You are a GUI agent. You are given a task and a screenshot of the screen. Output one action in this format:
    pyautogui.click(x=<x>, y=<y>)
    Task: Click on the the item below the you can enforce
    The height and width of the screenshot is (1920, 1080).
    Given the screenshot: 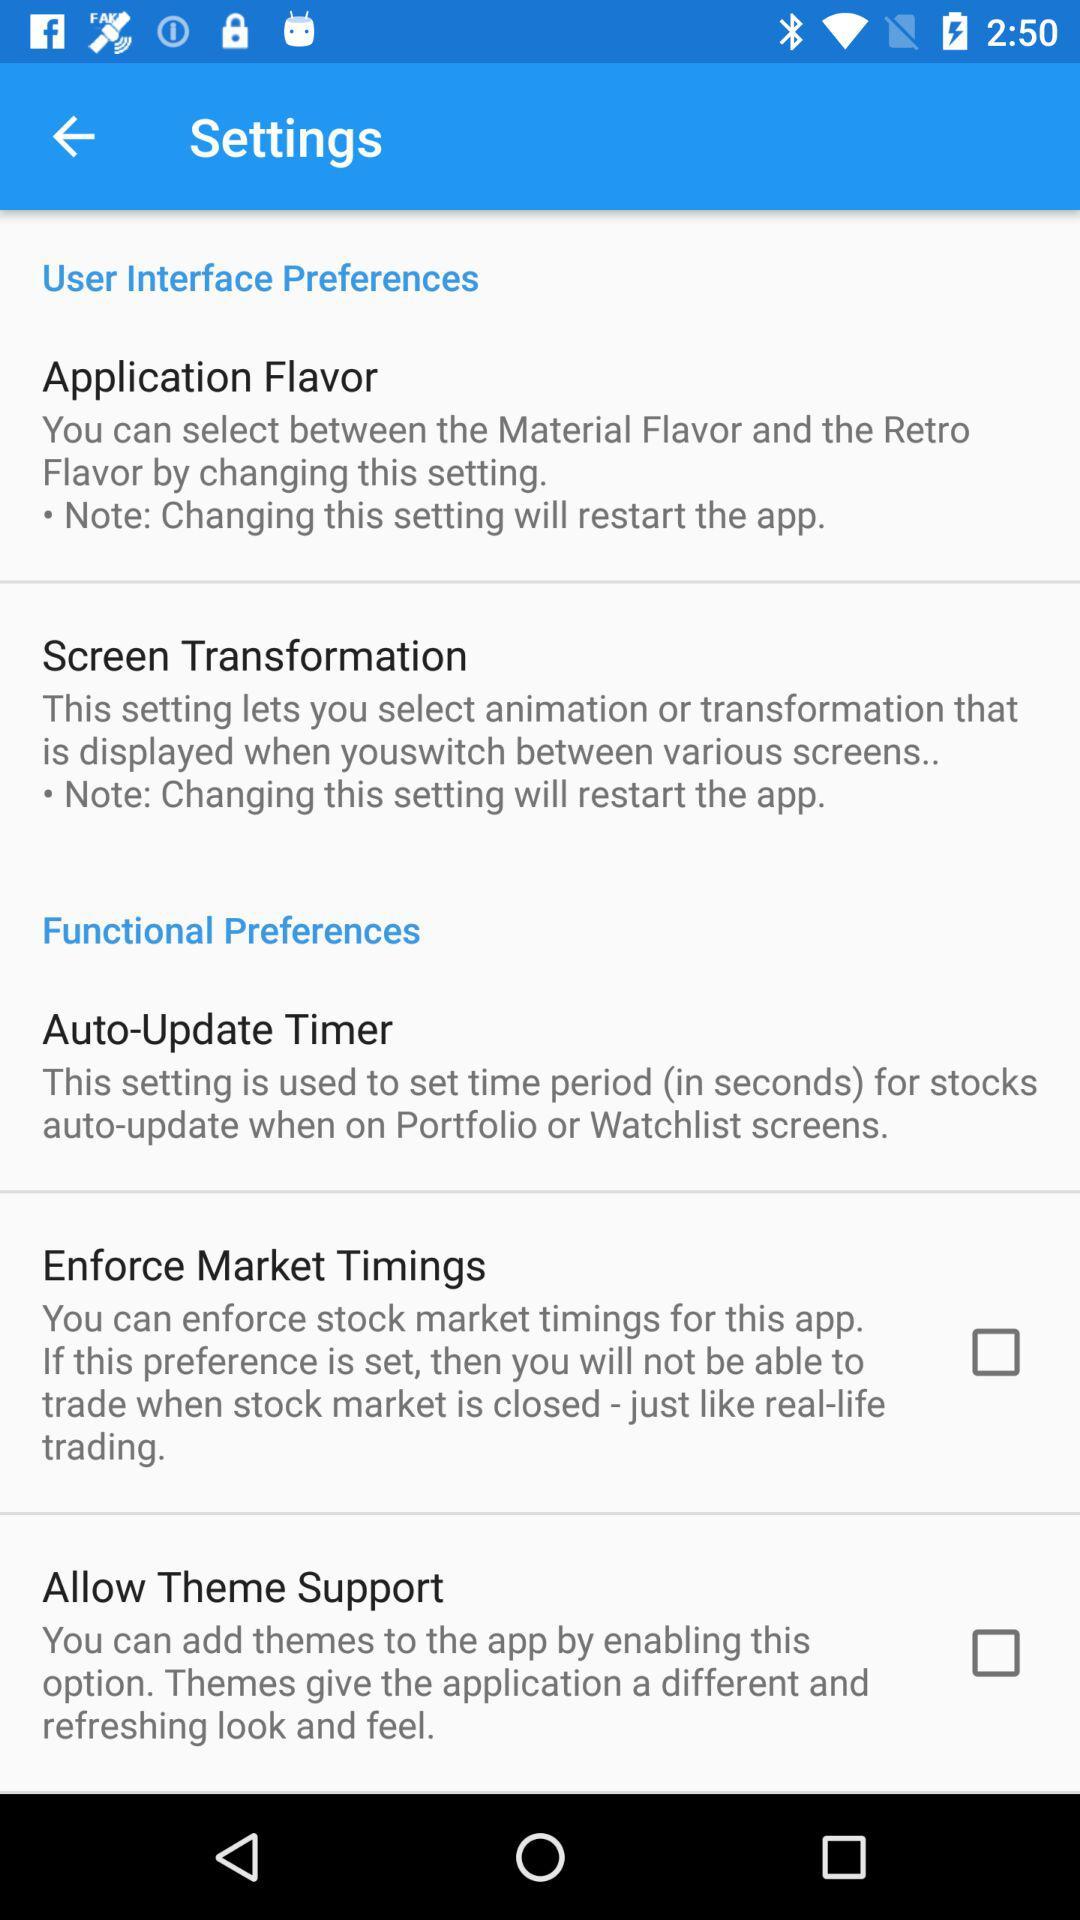 What is the action you would take?
    pyautogui.click(x=242, y=1584)
    